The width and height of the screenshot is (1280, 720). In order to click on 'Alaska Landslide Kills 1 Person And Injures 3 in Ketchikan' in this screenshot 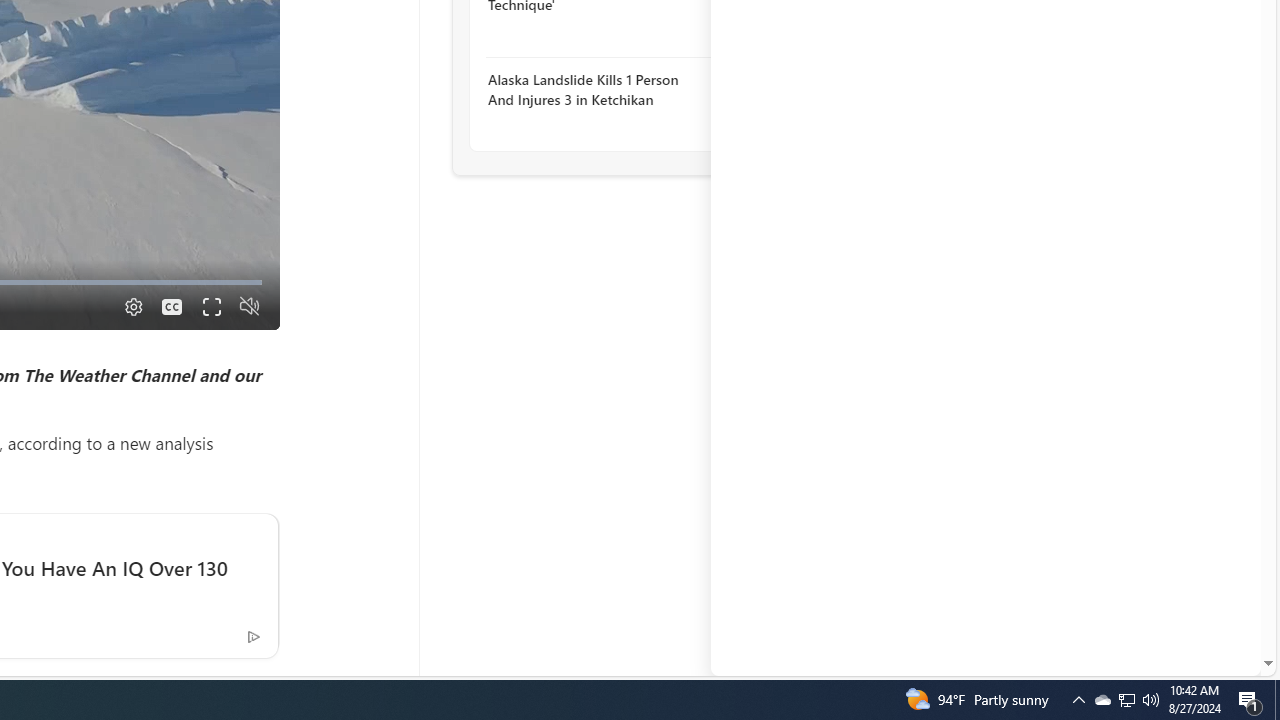, I will do `click(595, 88)`.